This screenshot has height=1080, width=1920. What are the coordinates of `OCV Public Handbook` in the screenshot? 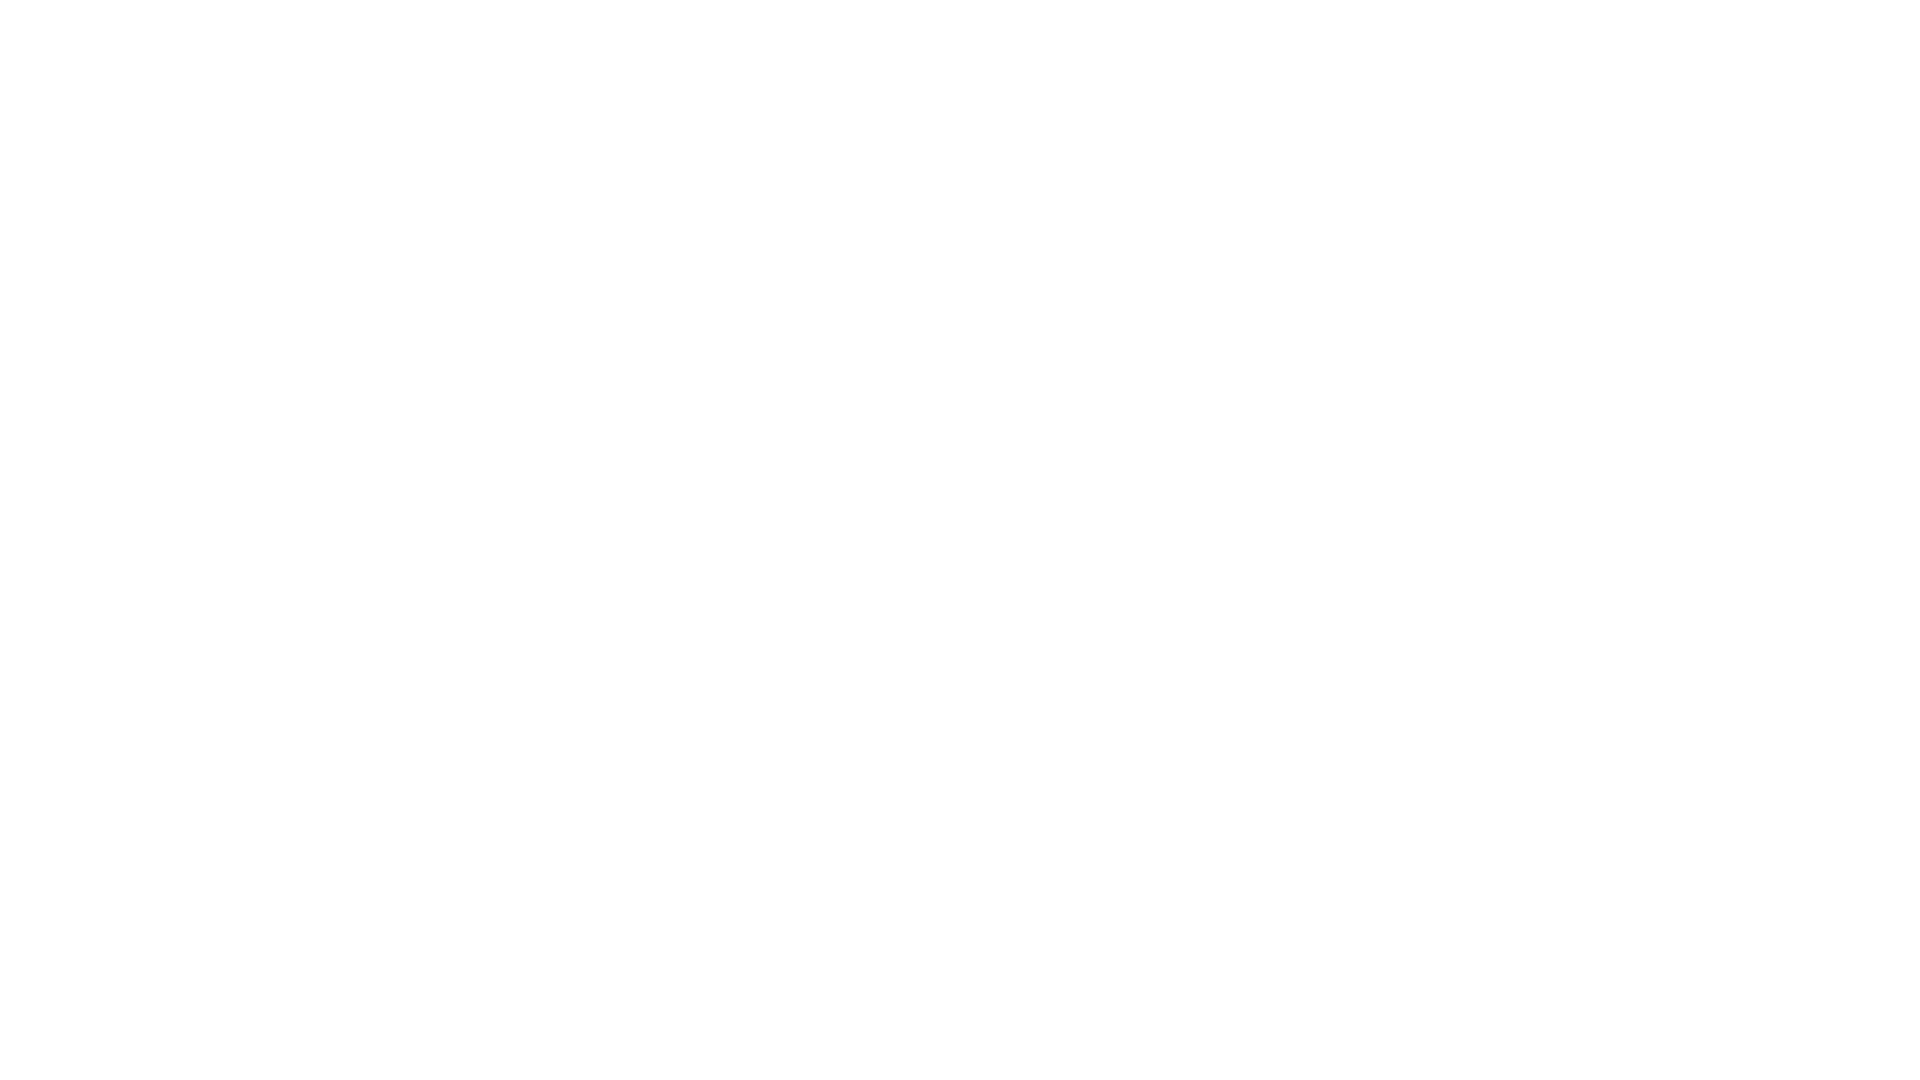 It's located at (107, 22).